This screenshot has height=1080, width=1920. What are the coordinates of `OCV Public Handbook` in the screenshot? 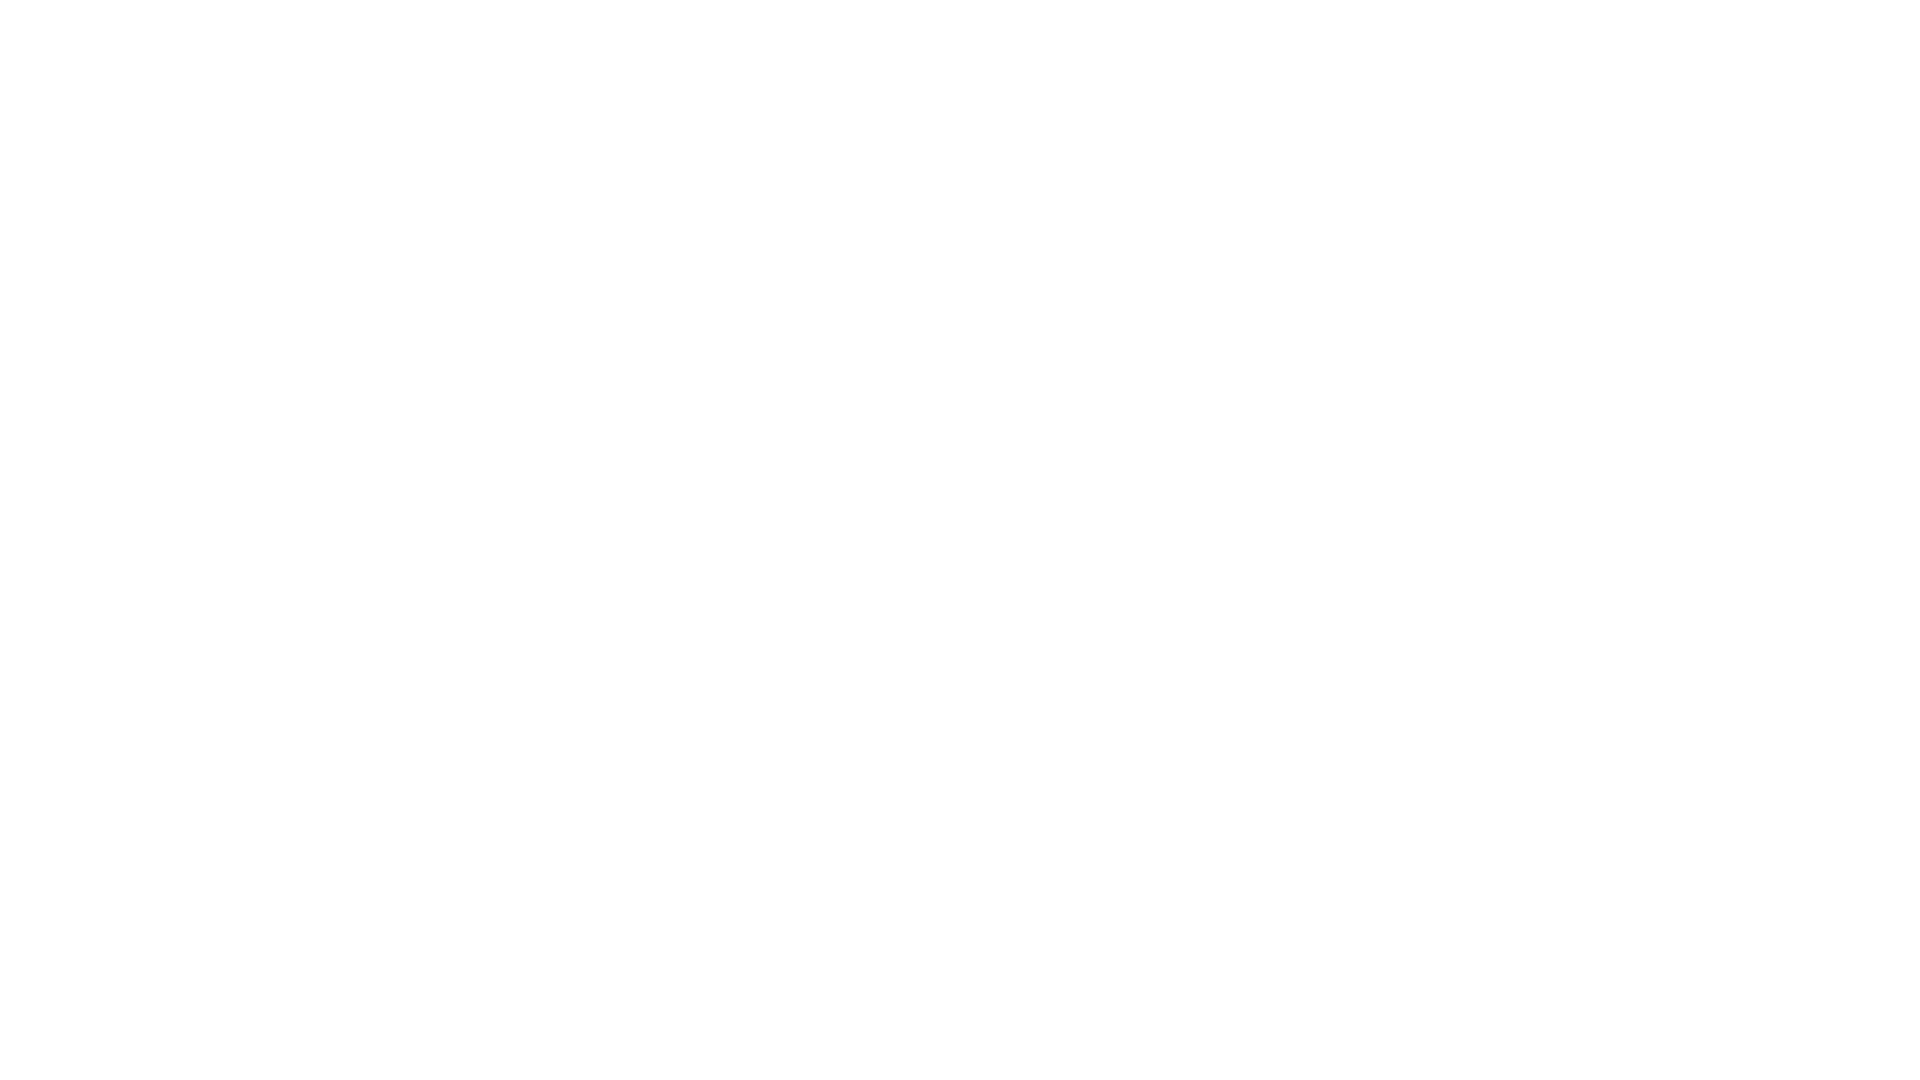 It's located at (107, 22).